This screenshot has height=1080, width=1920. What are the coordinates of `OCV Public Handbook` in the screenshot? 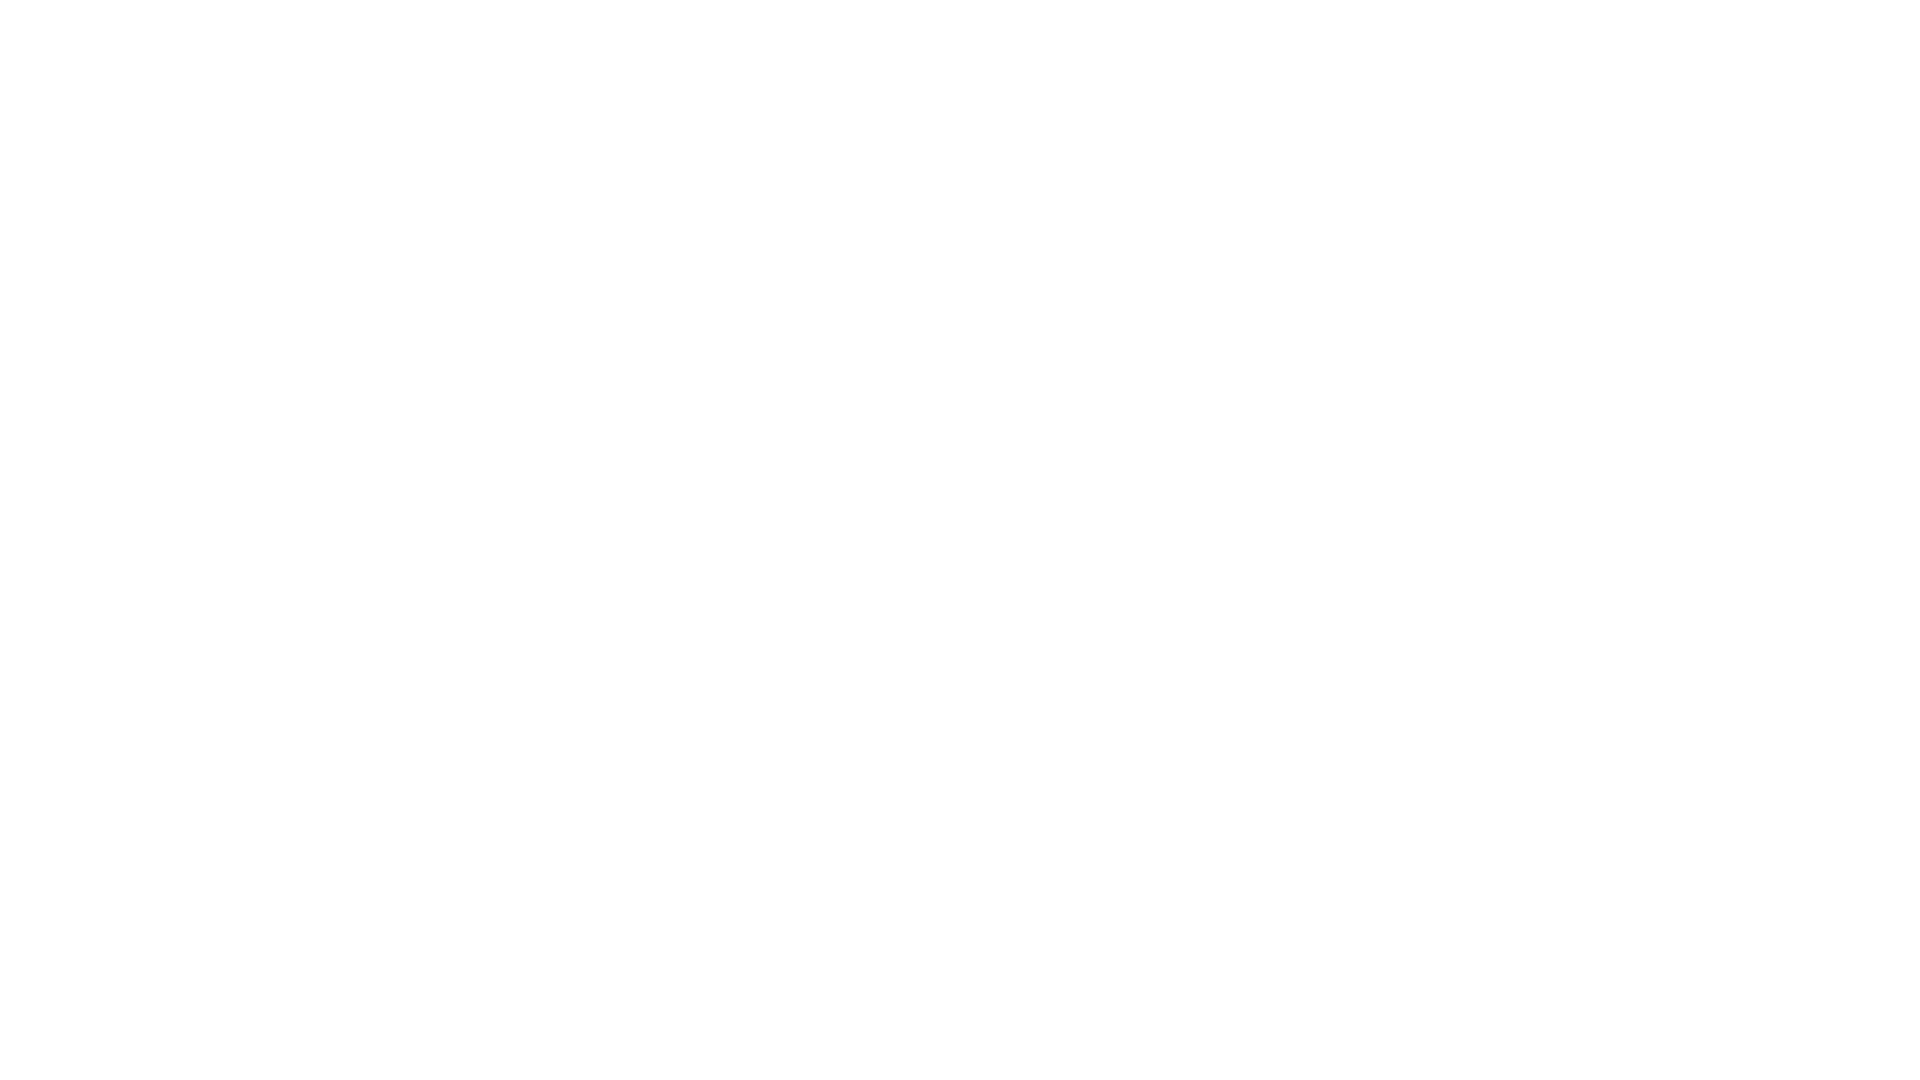 It's located at (107, 22).